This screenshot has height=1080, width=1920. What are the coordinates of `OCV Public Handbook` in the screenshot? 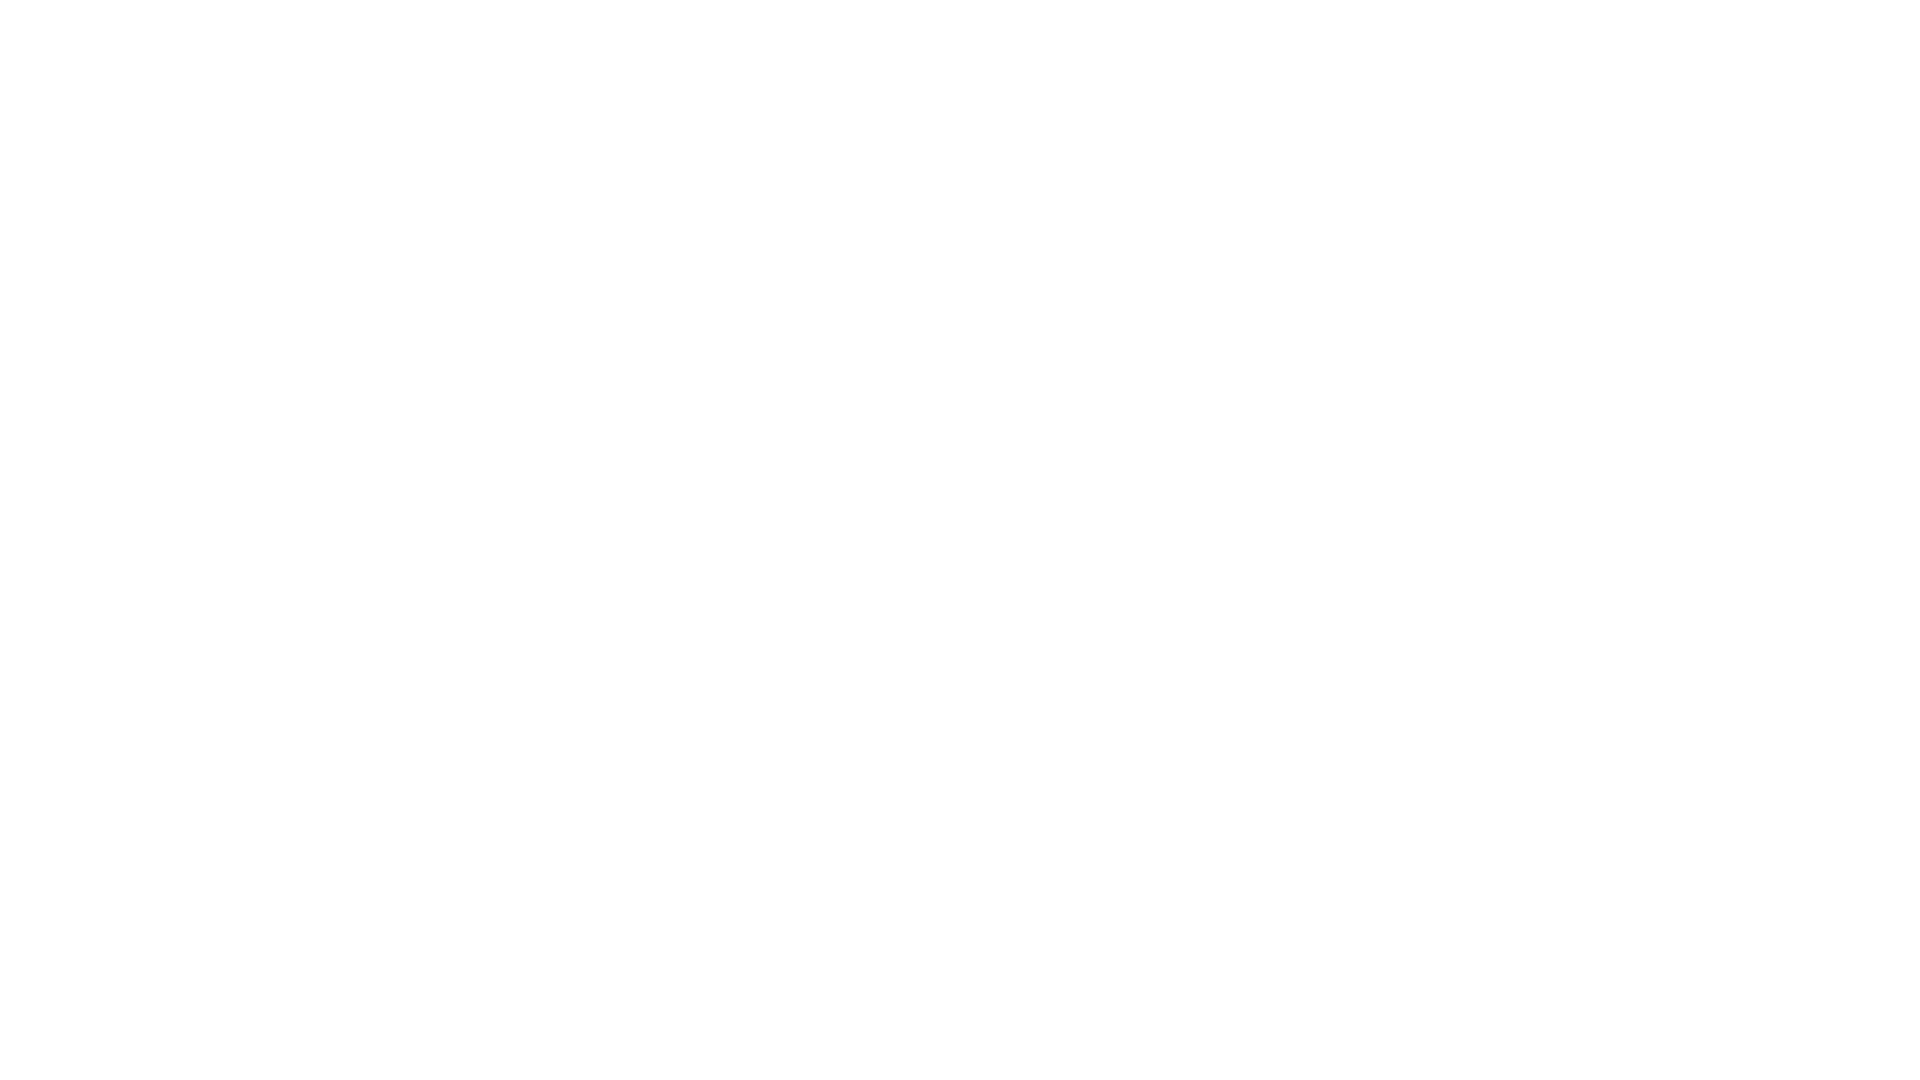 It's located at (107, 22).